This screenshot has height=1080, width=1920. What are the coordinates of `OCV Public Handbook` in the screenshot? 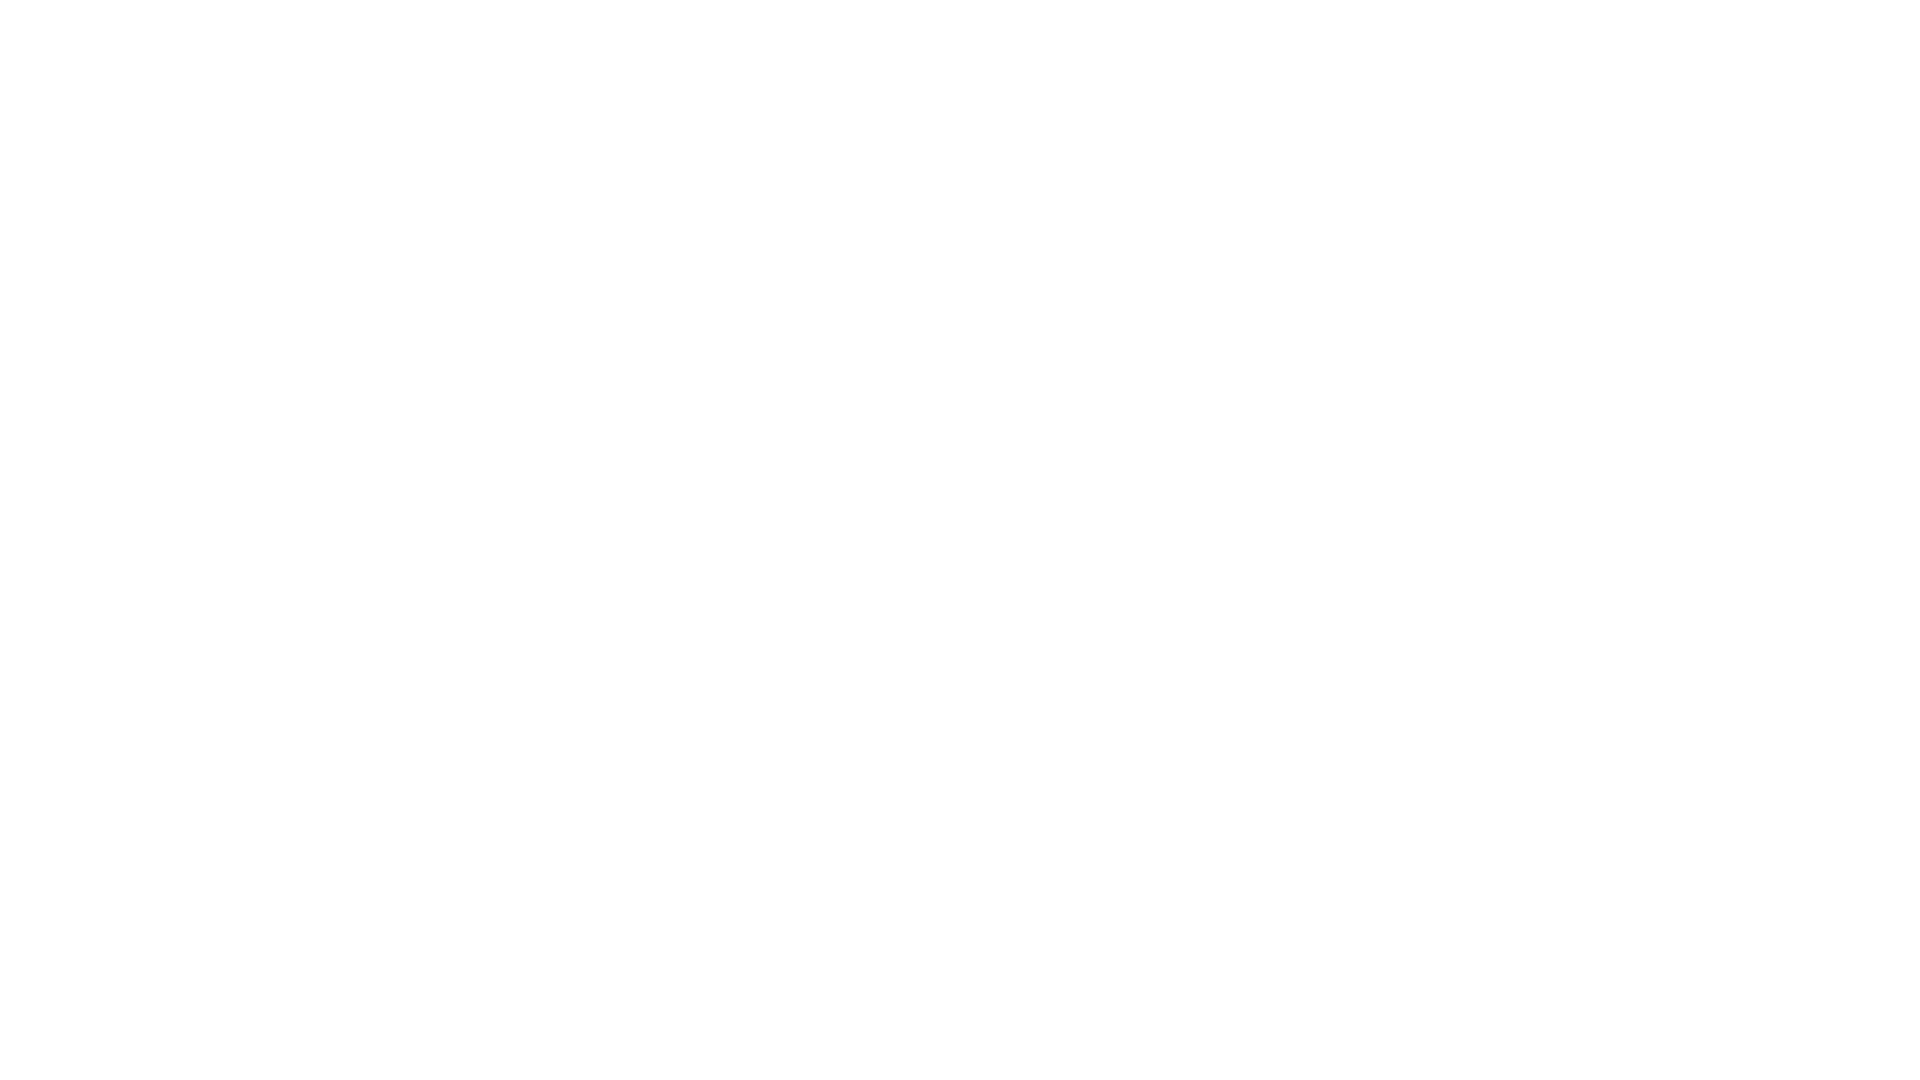 It's located at (107, 22).